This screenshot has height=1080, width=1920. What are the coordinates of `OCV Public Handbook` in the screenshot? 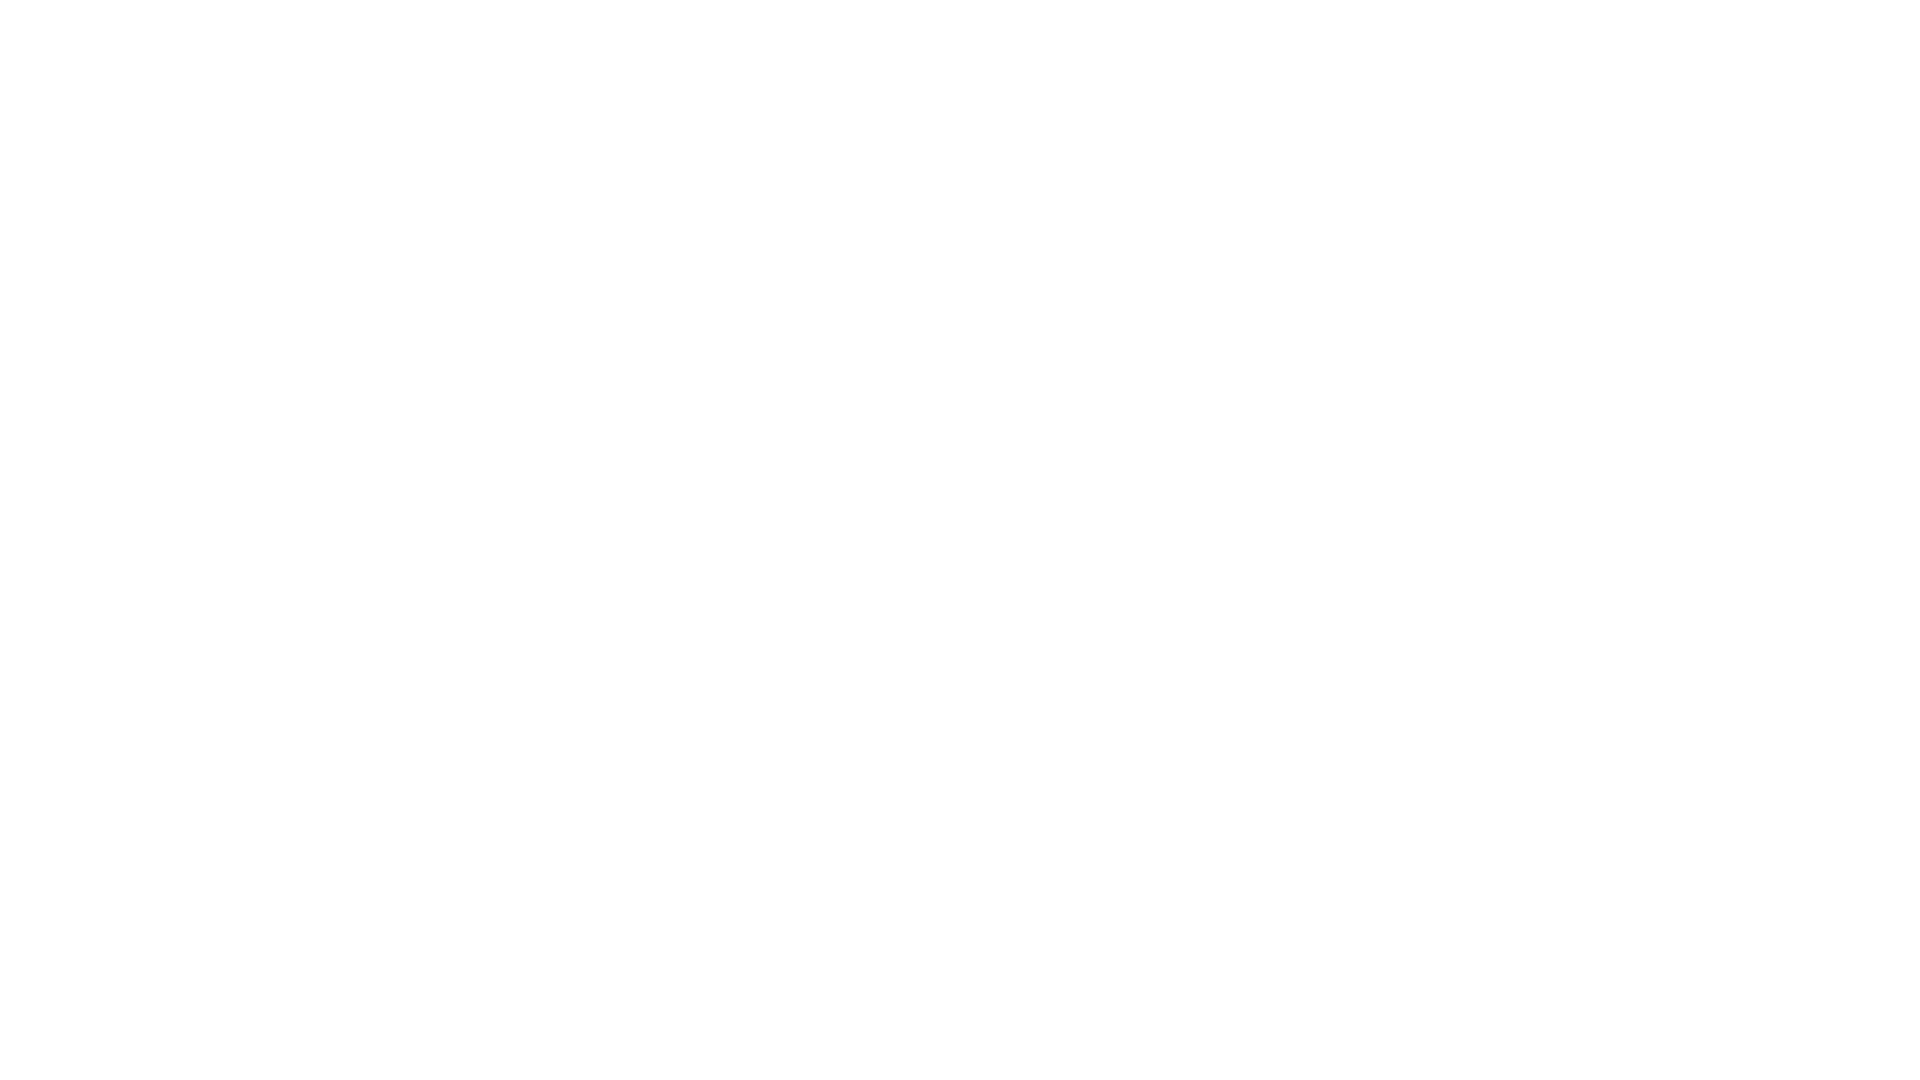 It's located at (107, 22).